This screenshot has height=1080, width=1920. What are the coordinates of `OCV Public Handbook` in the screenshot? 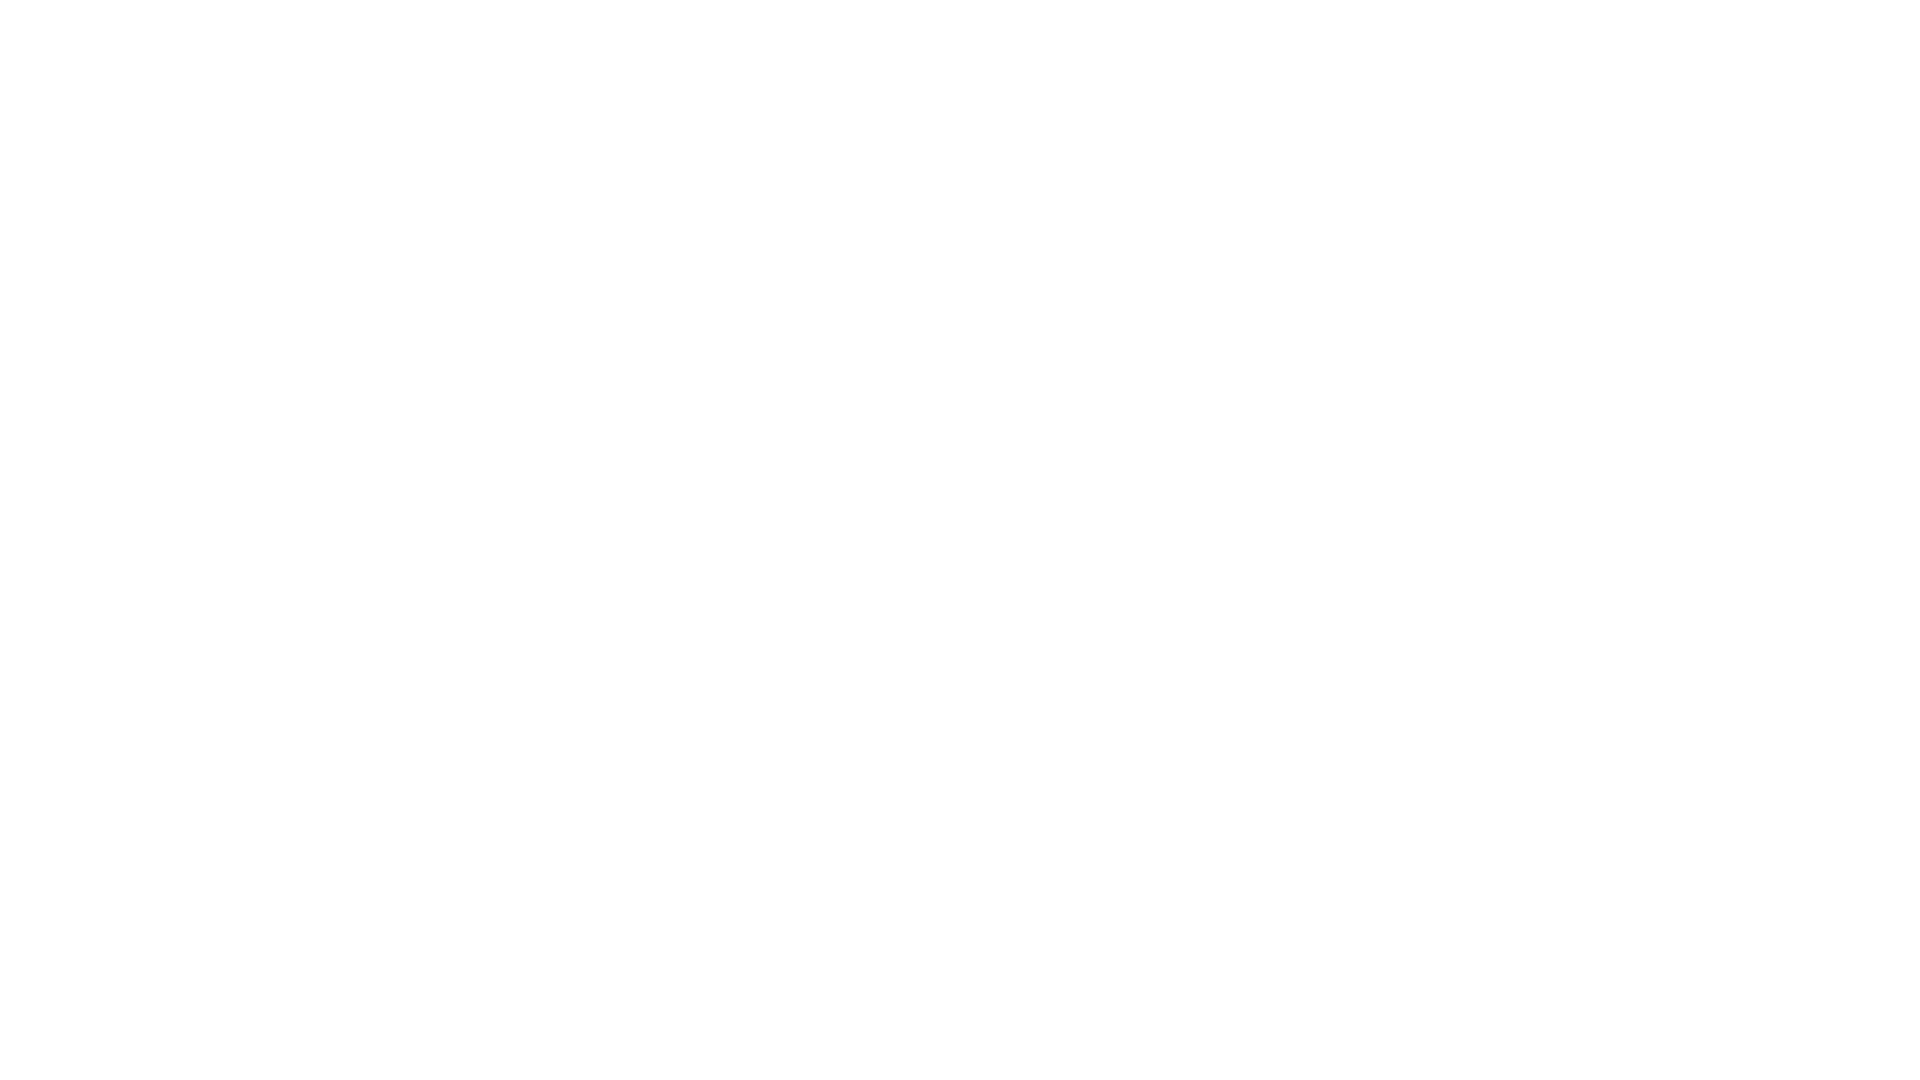 It's located at (107, 22).